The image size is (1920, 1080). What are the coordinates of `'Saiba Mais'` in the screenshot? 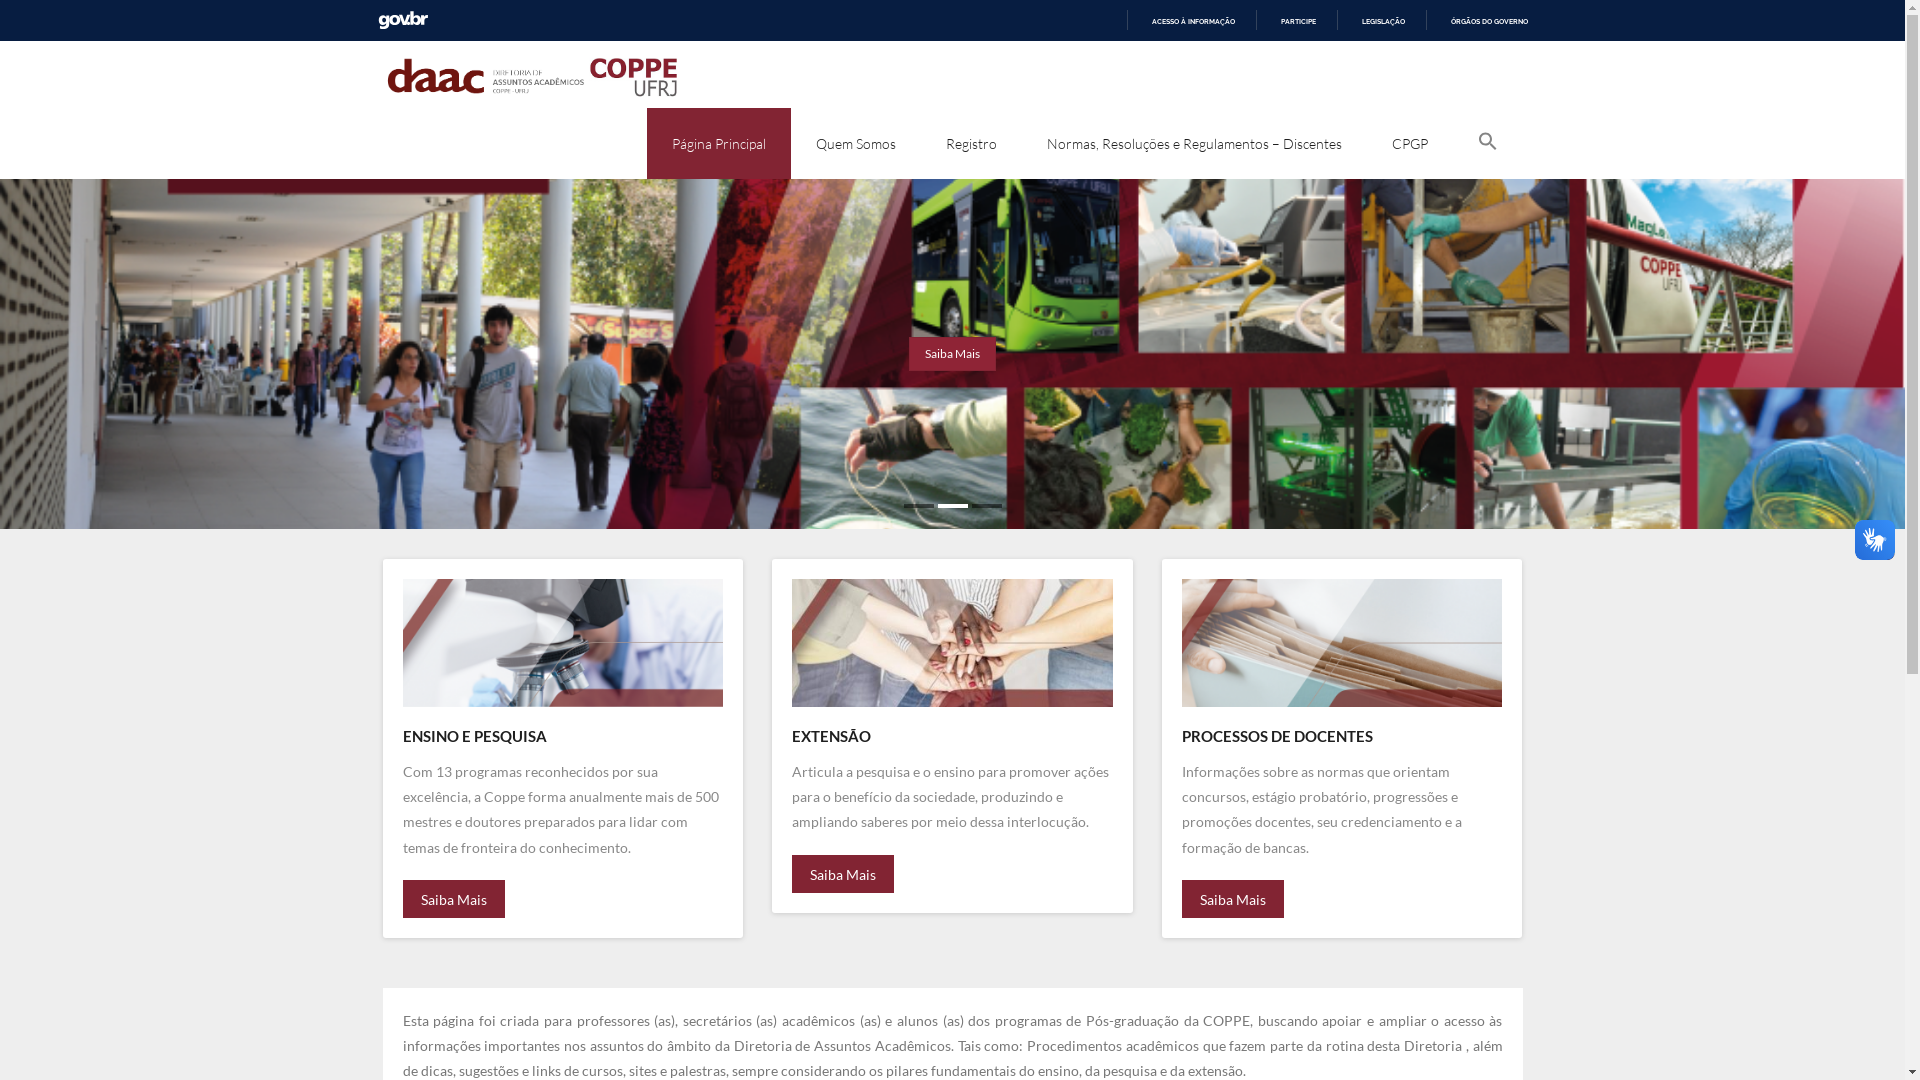 It's located at (951, 356).